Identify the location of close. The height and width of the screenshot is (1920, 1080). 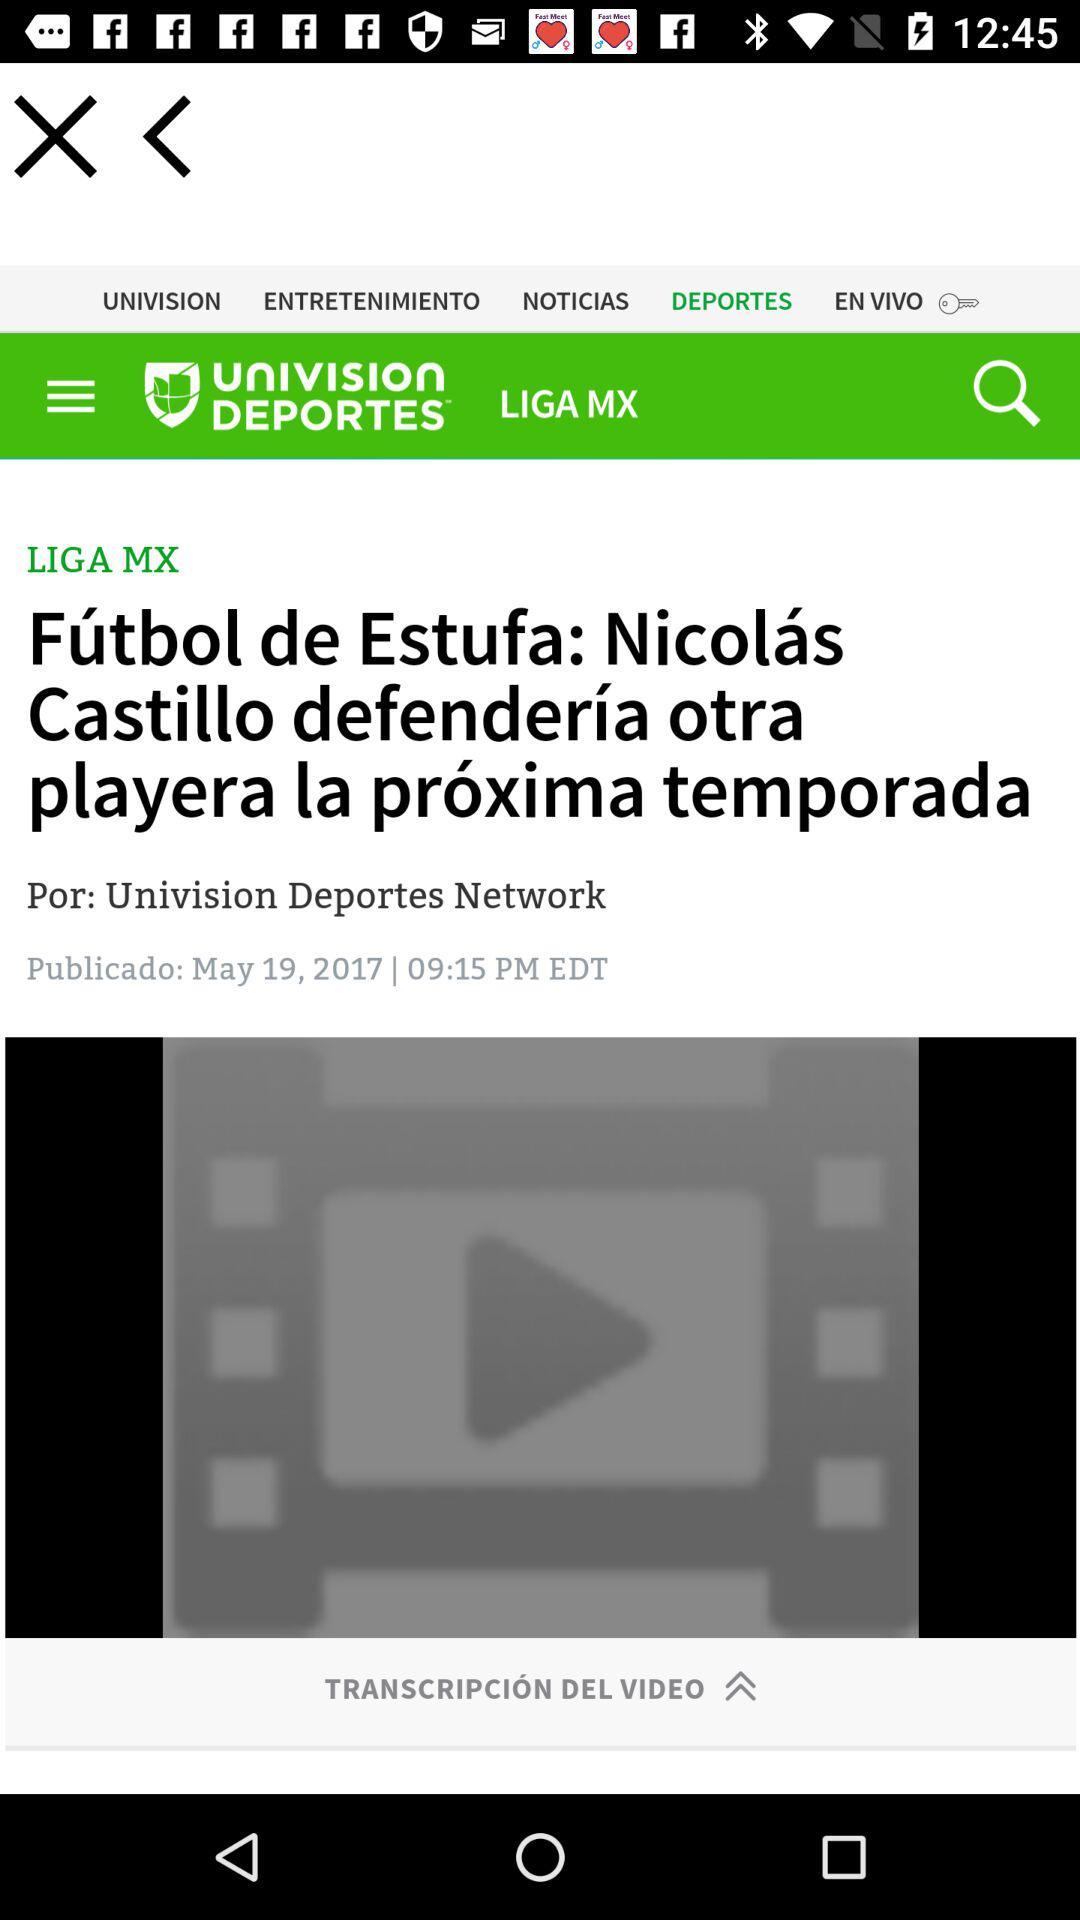
(54, 135).